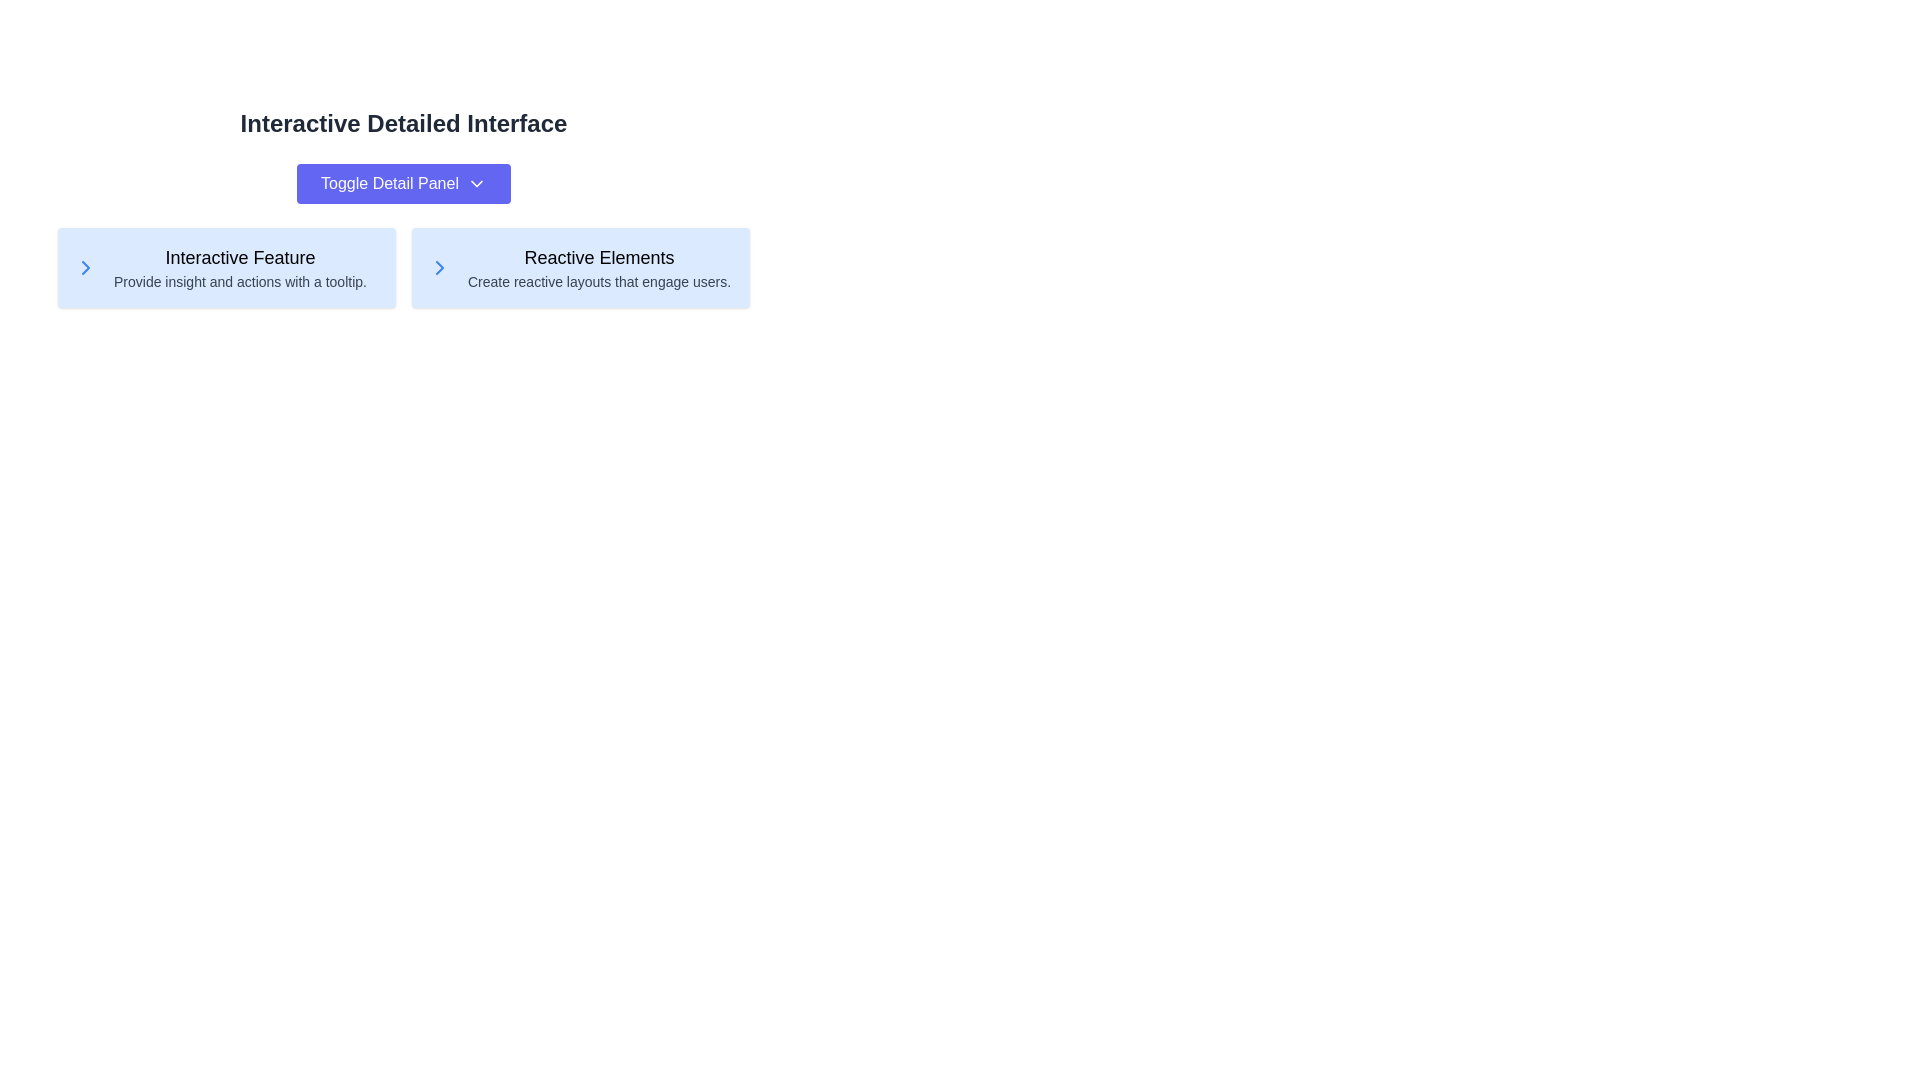 Image resolution: width=1920 pixels, height=1080 pixels. What do you see at coordinates (402, 123) in the screenshot?
I see `the centered headline text element styled in bold, dark gray, reading 'Interactive Detailed Interface'` at bounding box center [402, 123].